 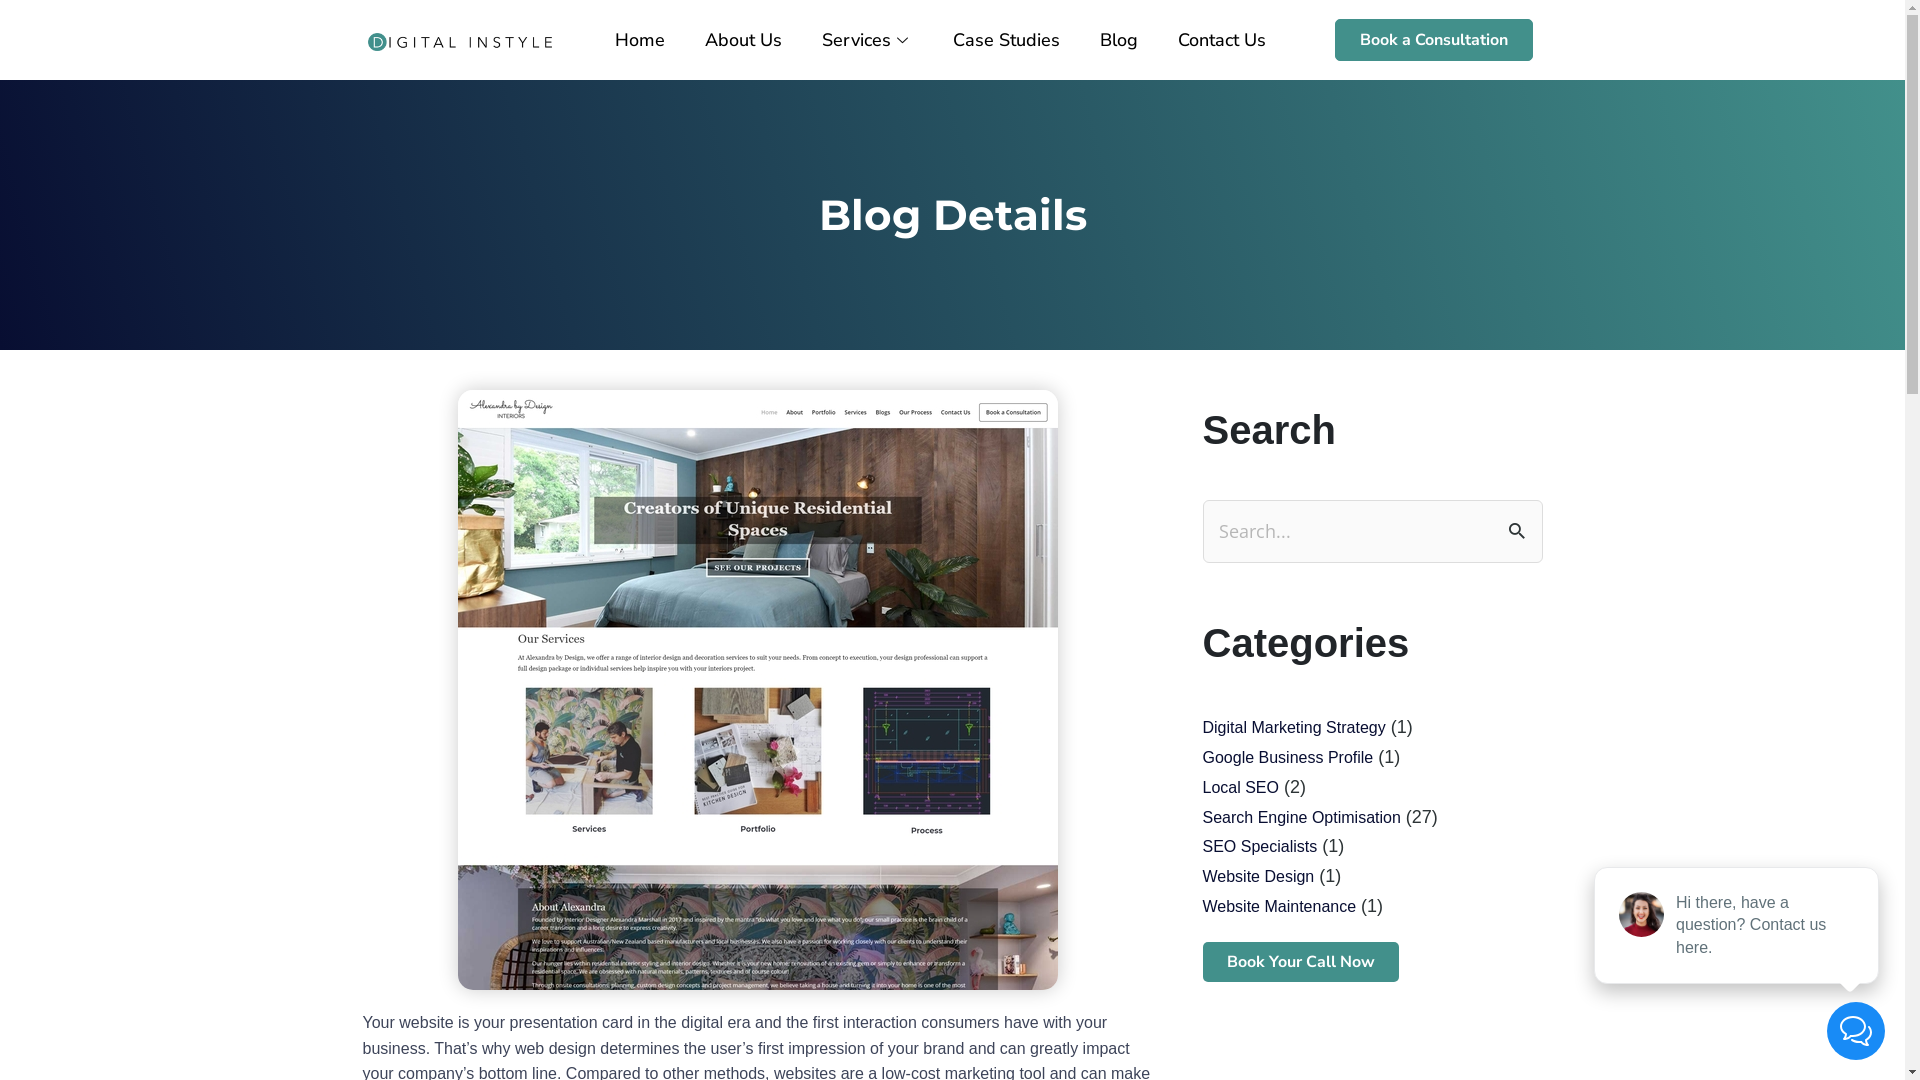 I want to click on 'Blog', so click(x=1117, y=39).